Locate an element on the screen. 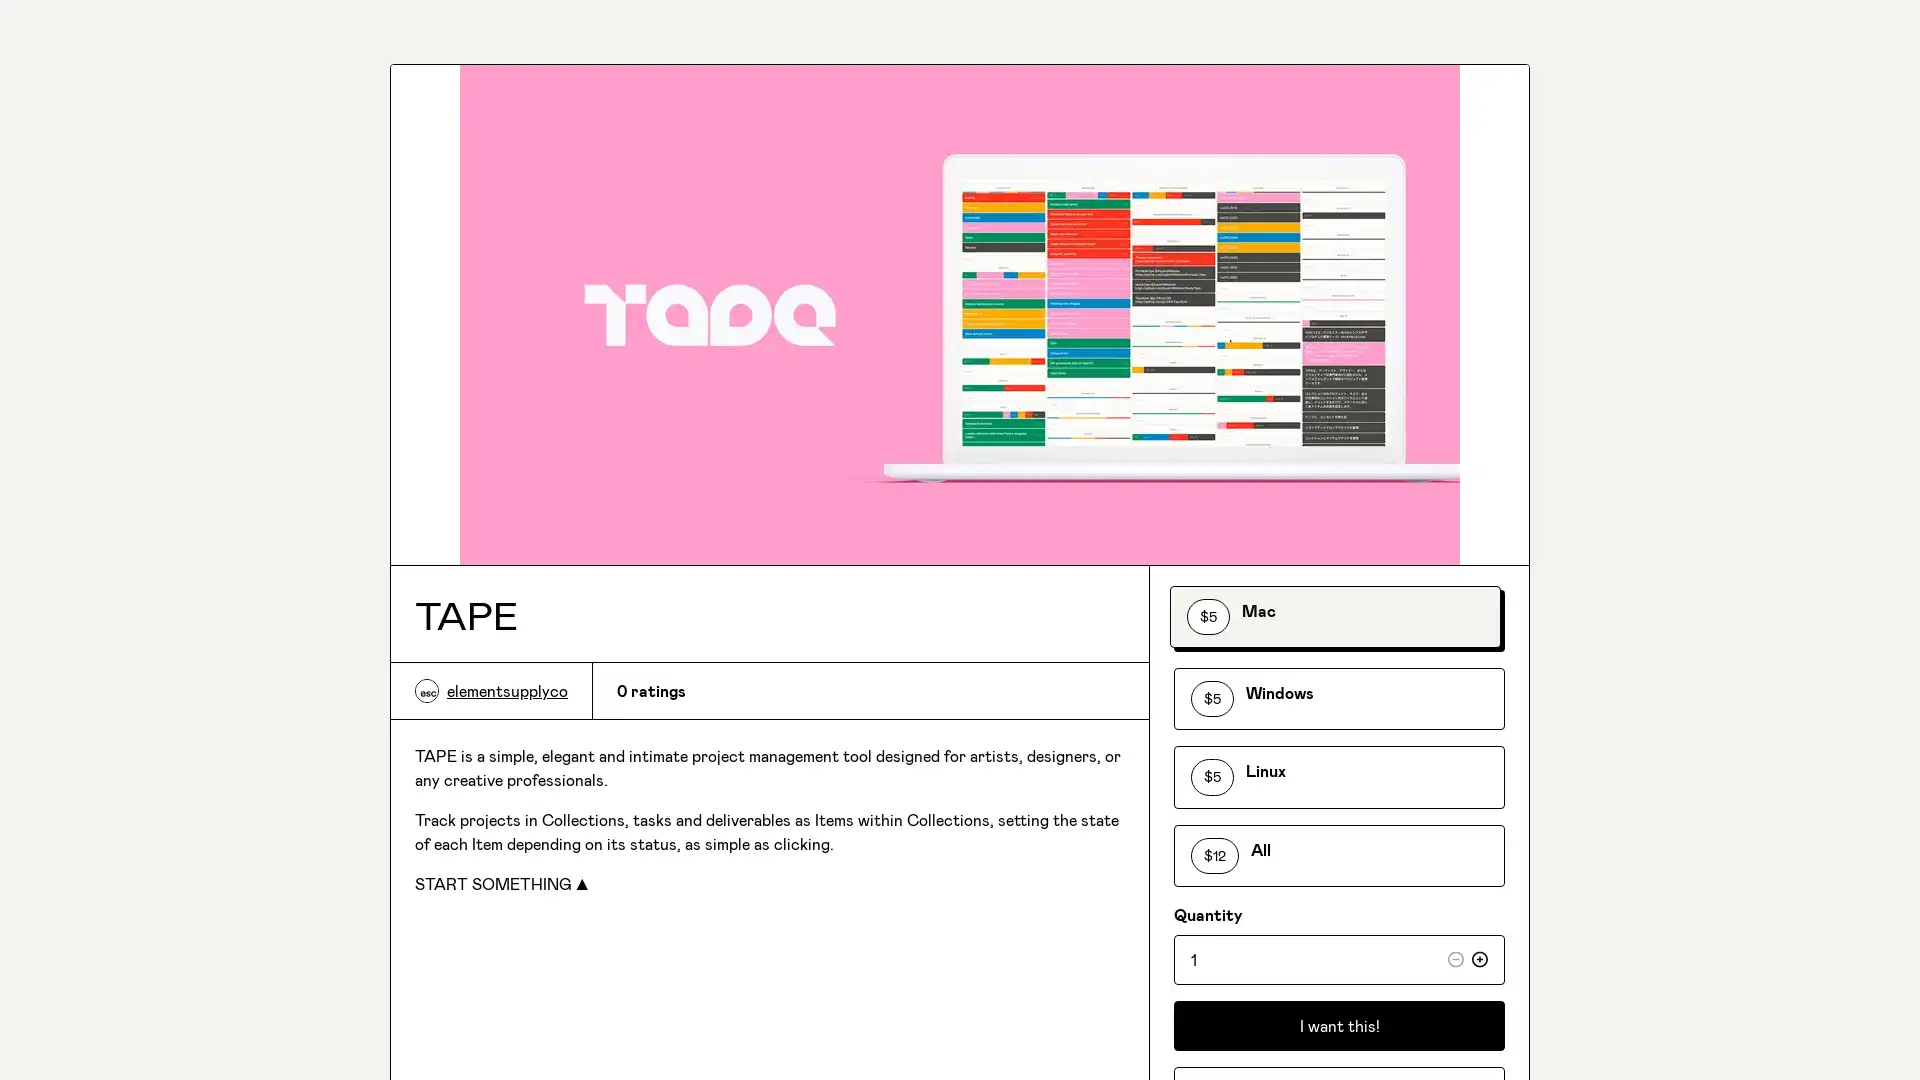 The width and height of the screenshot is (1920, 1080). I want this! is located at coordinates (1339, 1025).